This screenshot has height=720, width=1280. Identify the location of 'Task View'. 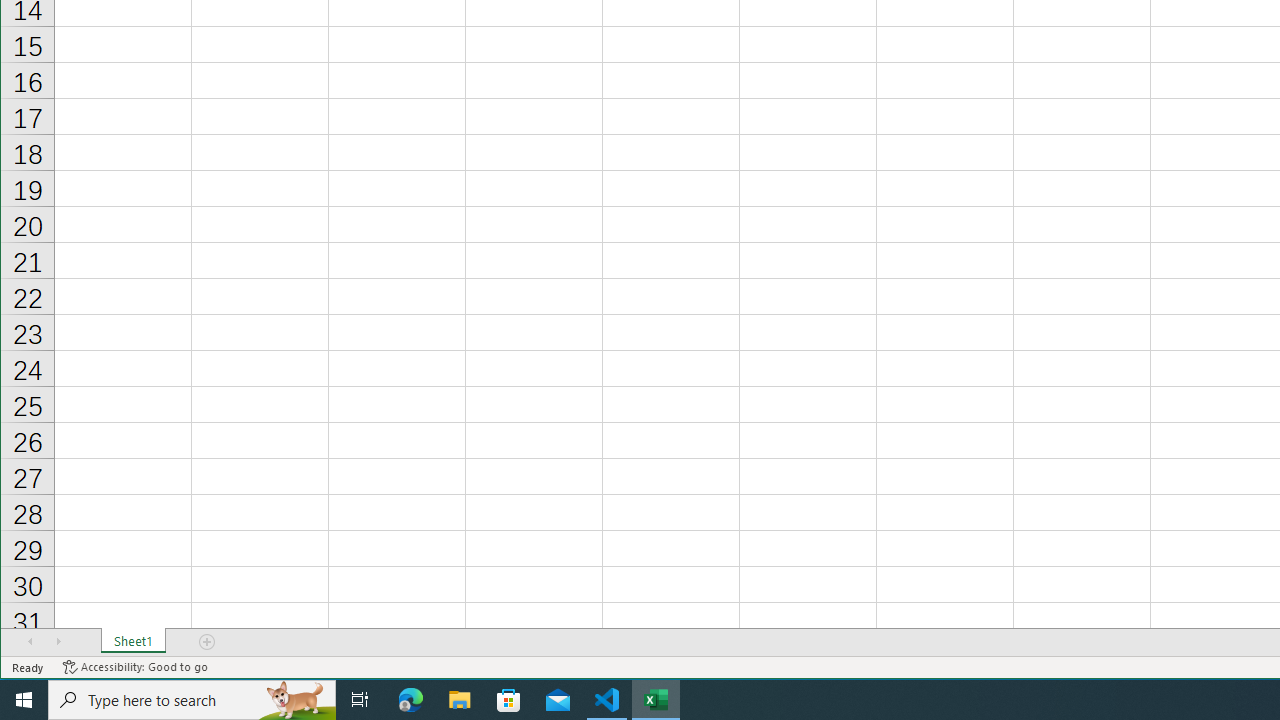
(359, 698).